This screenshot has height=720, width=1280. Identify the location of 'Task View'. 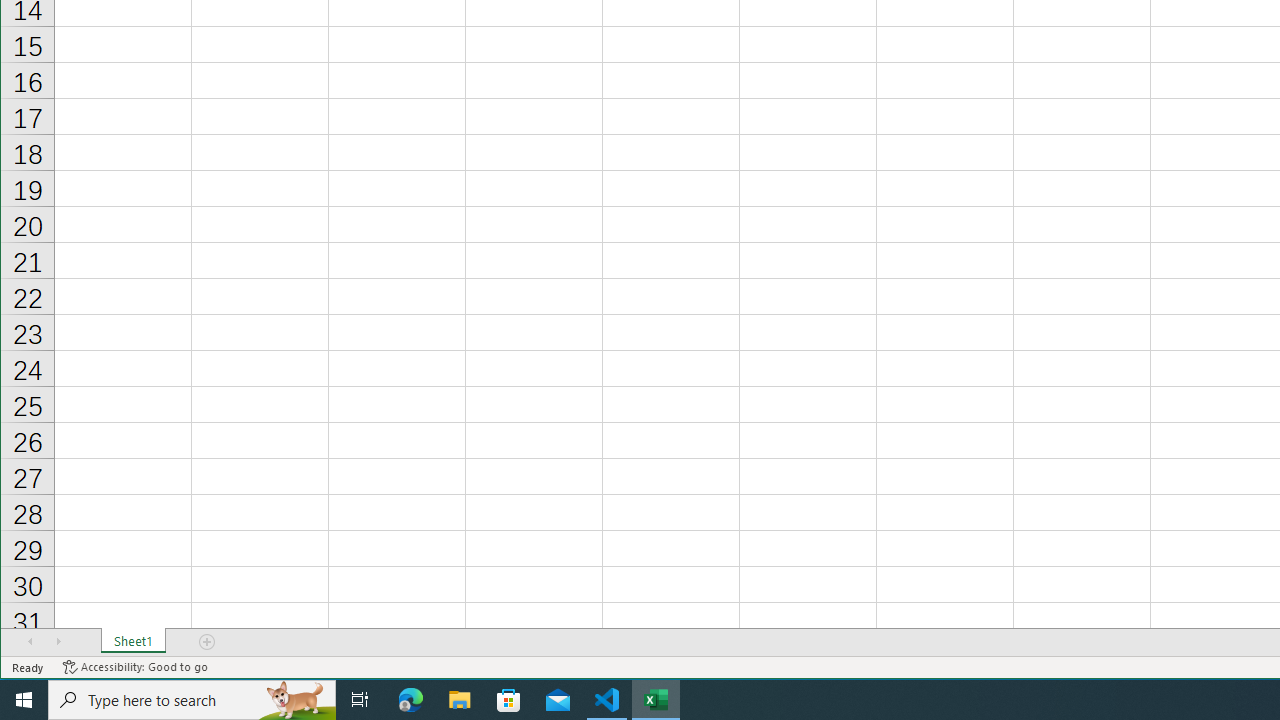
(359, 698).